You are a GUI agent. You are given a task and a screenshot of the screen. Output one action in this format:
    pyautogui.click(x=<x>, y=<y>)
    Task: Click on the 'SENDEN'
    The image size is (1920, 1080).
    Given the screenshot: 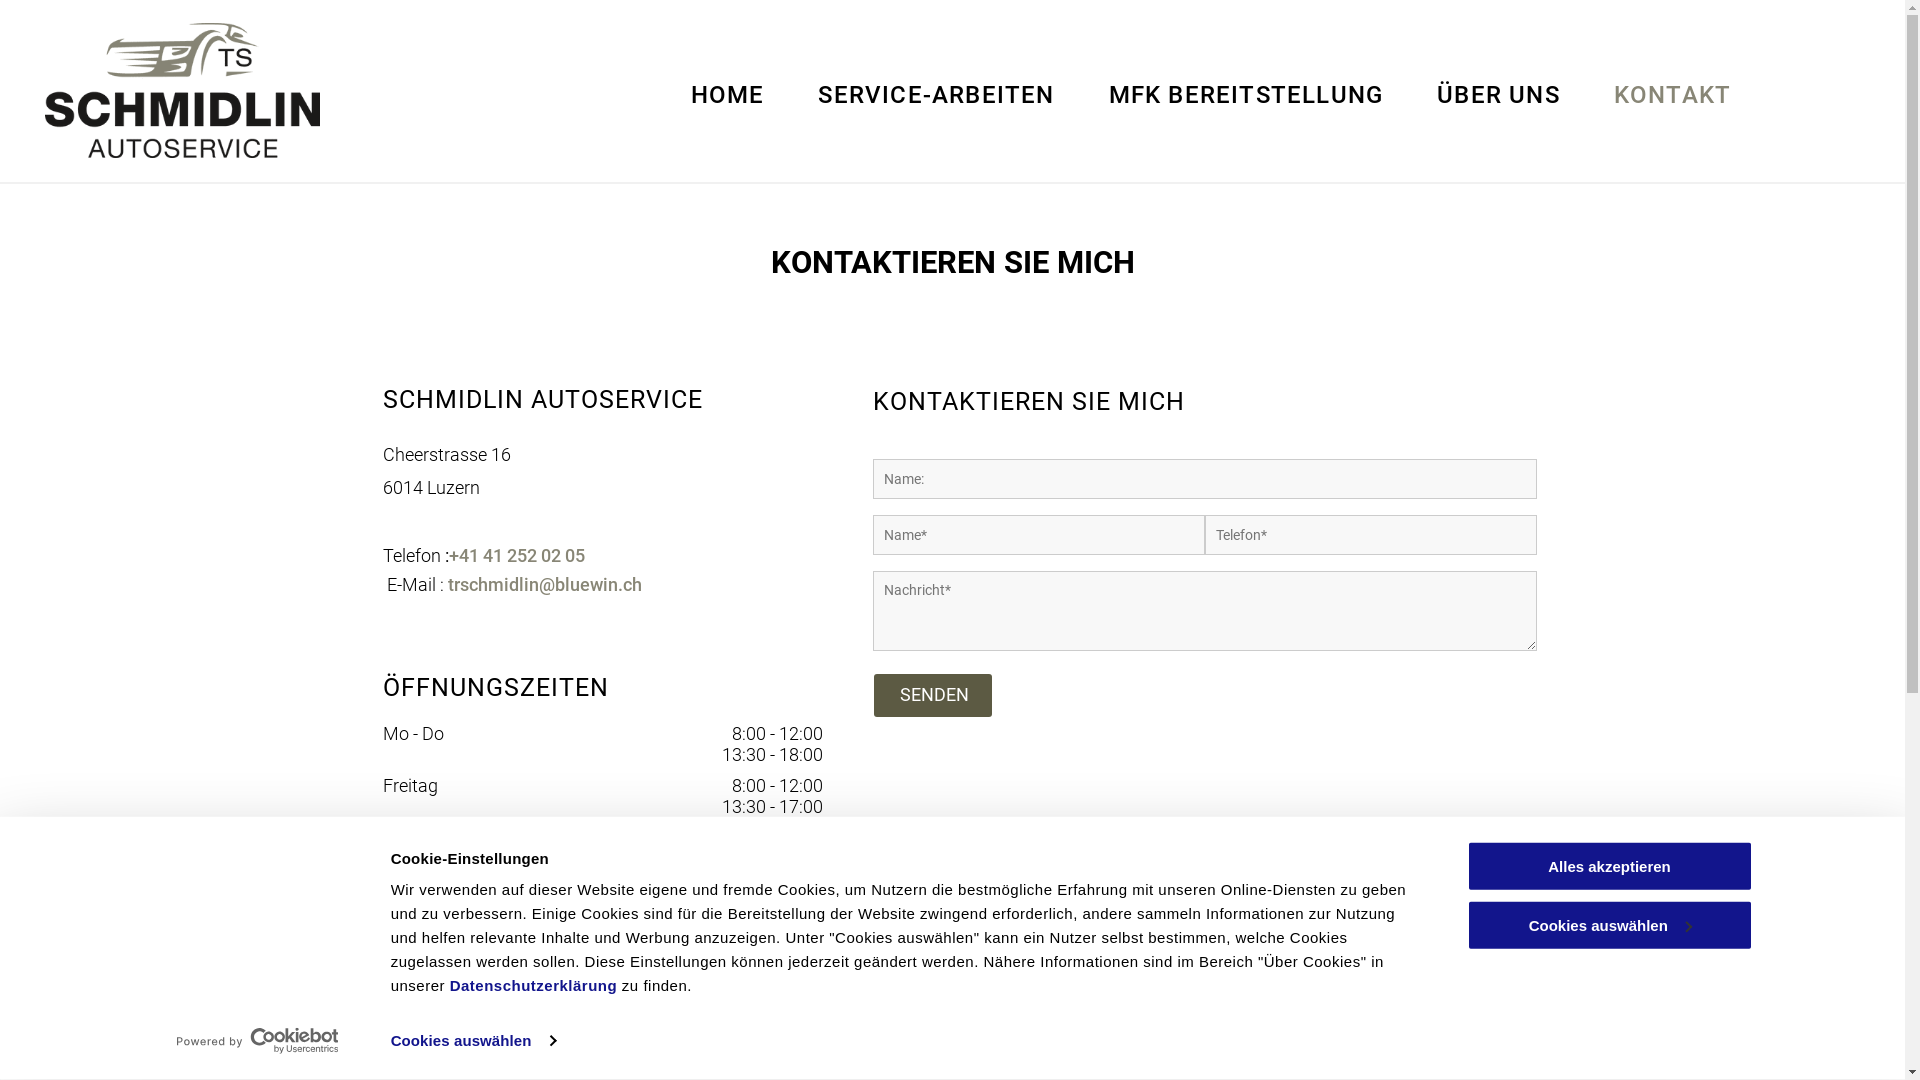 What is the action you would take?
    pyautogui.click(x=934, y=693)
    